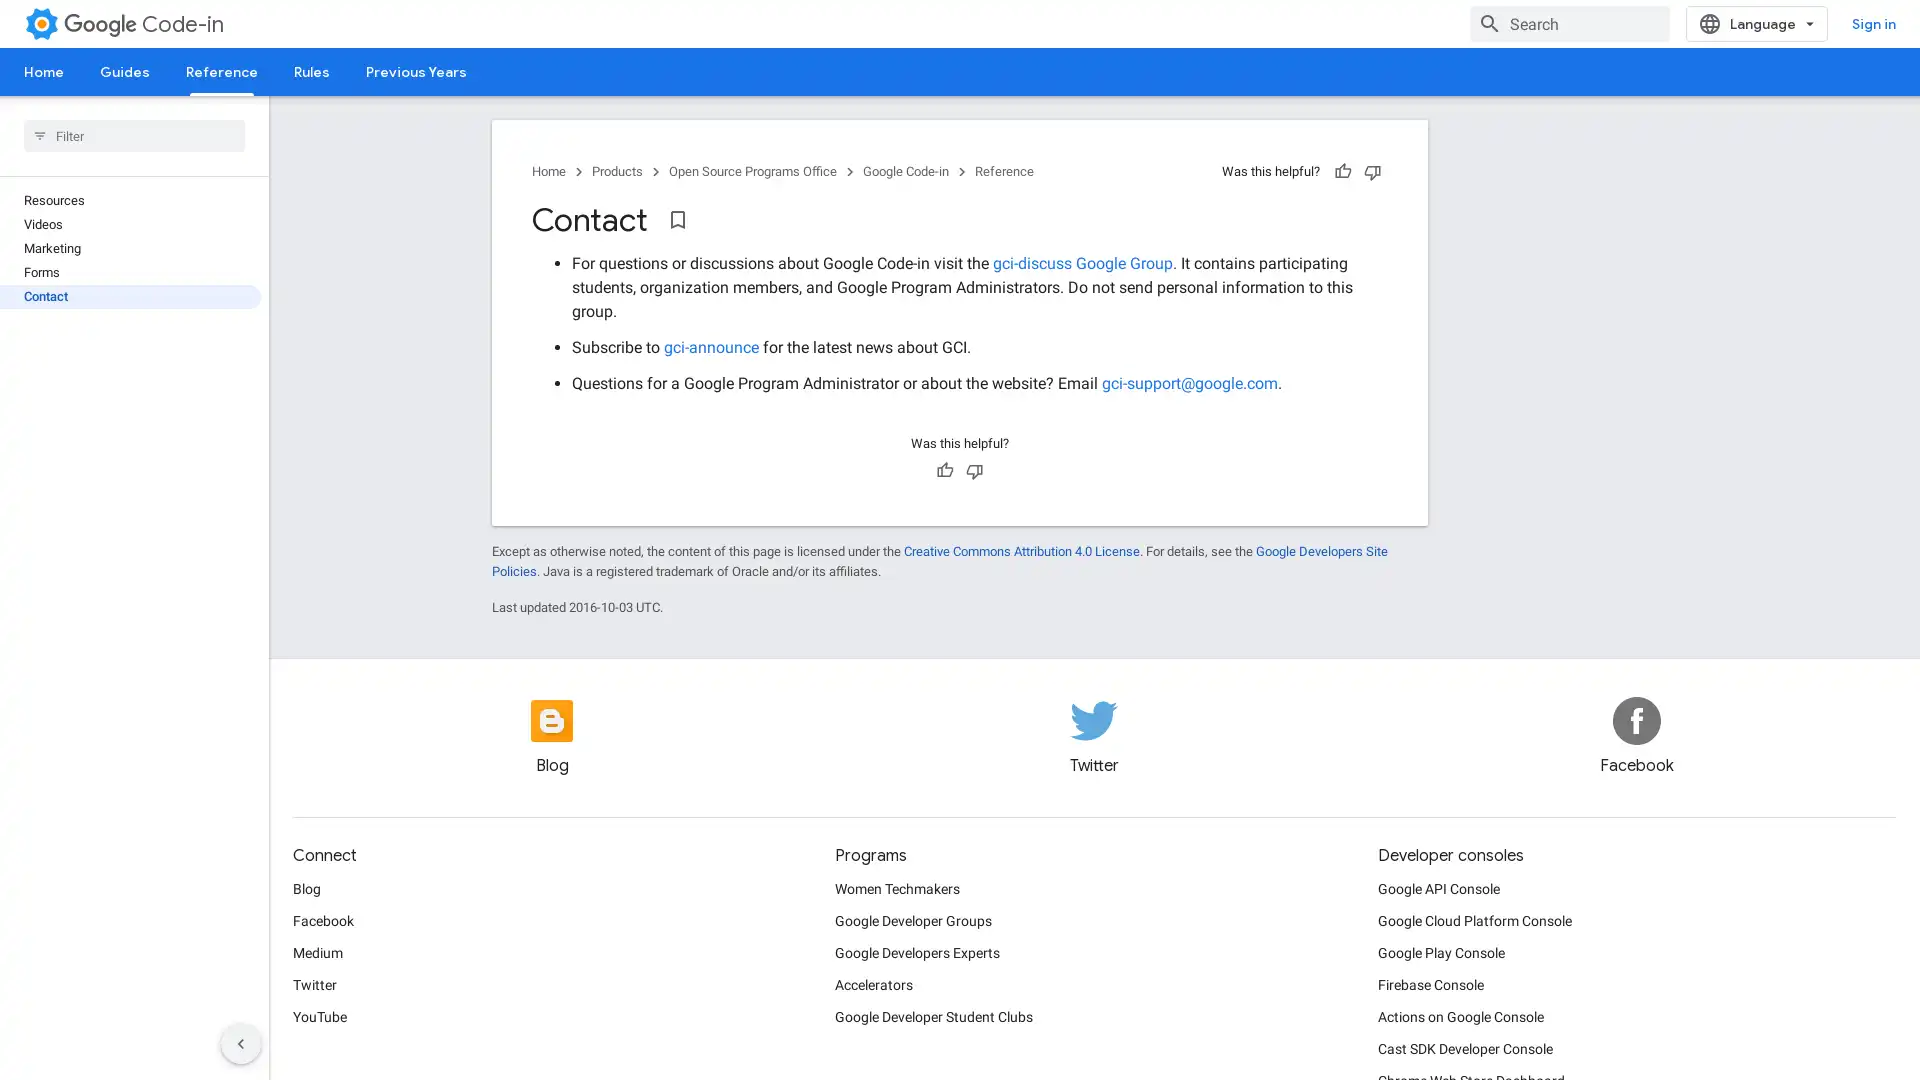  Describe the element at coordinates (1371, 171) in the screenshot. I see `Not helpful` at that location.